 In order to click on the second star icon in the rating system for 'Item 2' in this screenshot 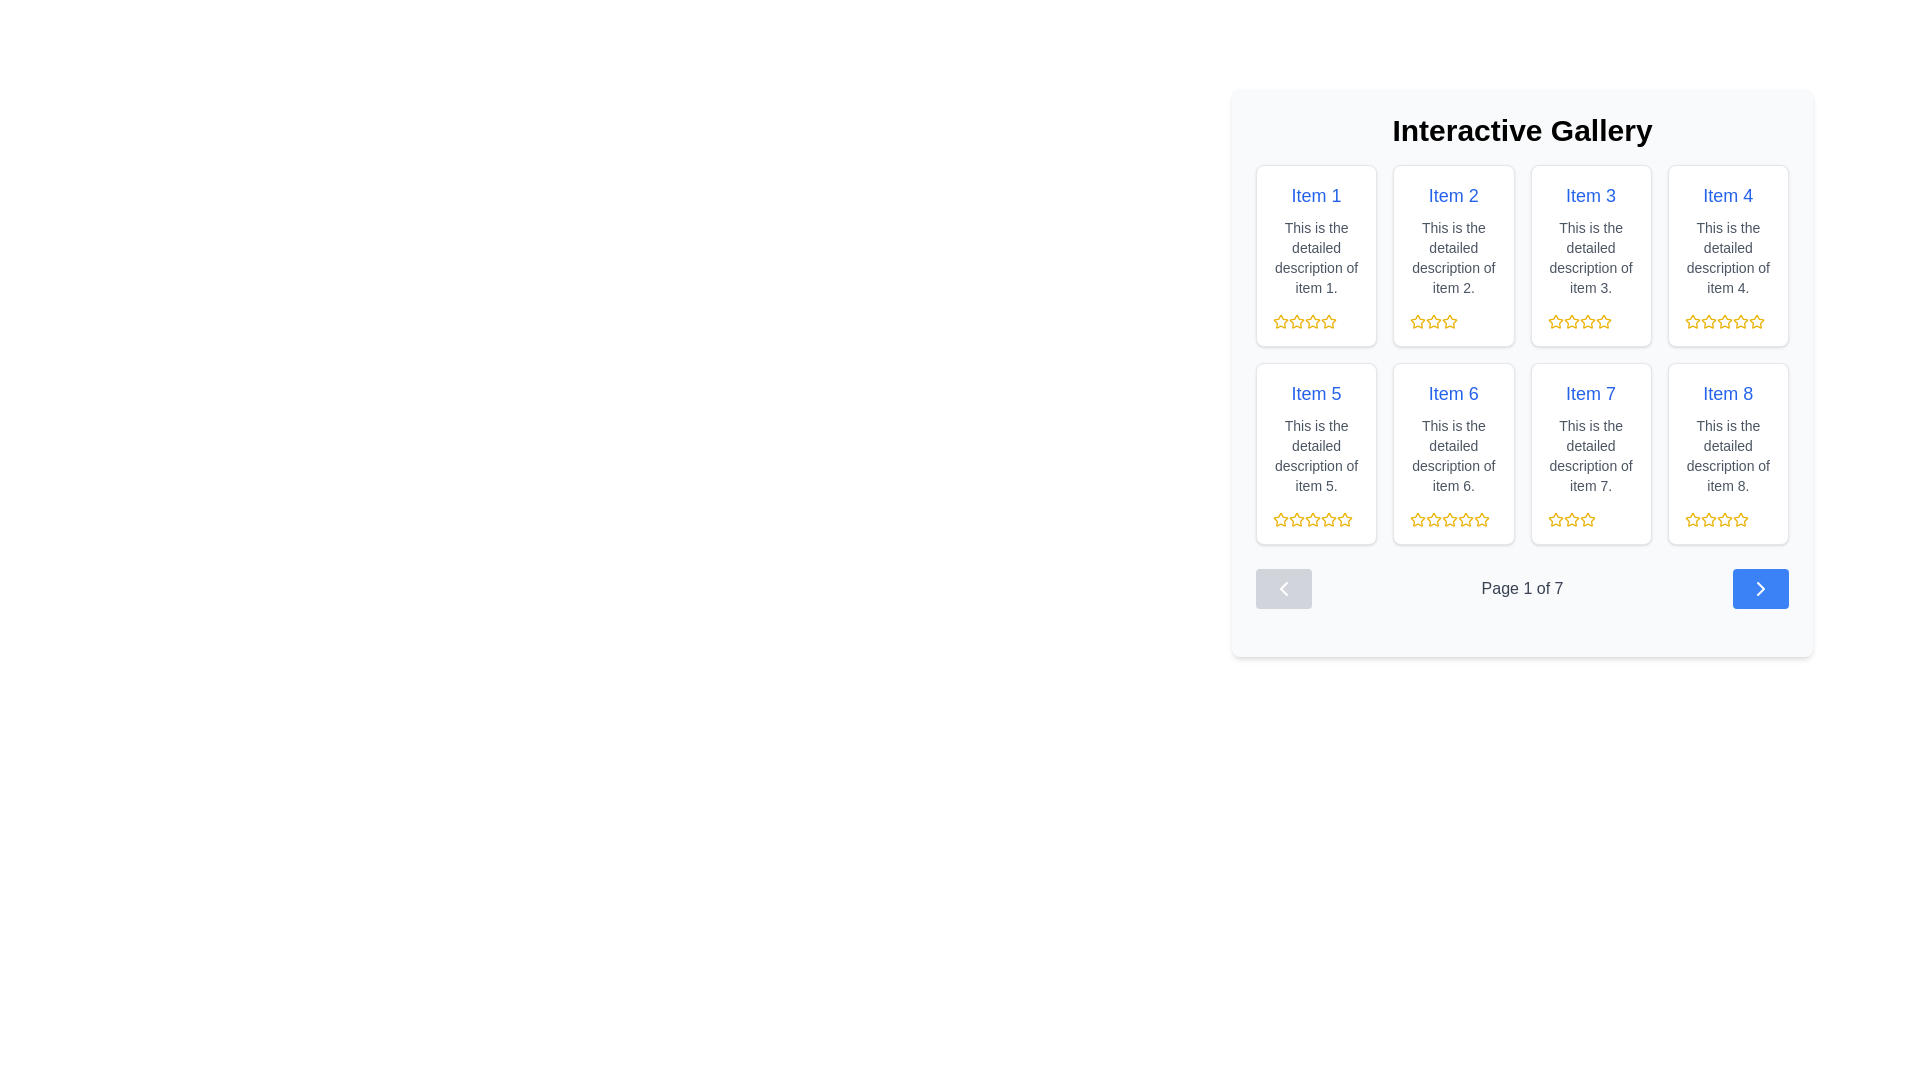, I will do `click(1417, 320)`.